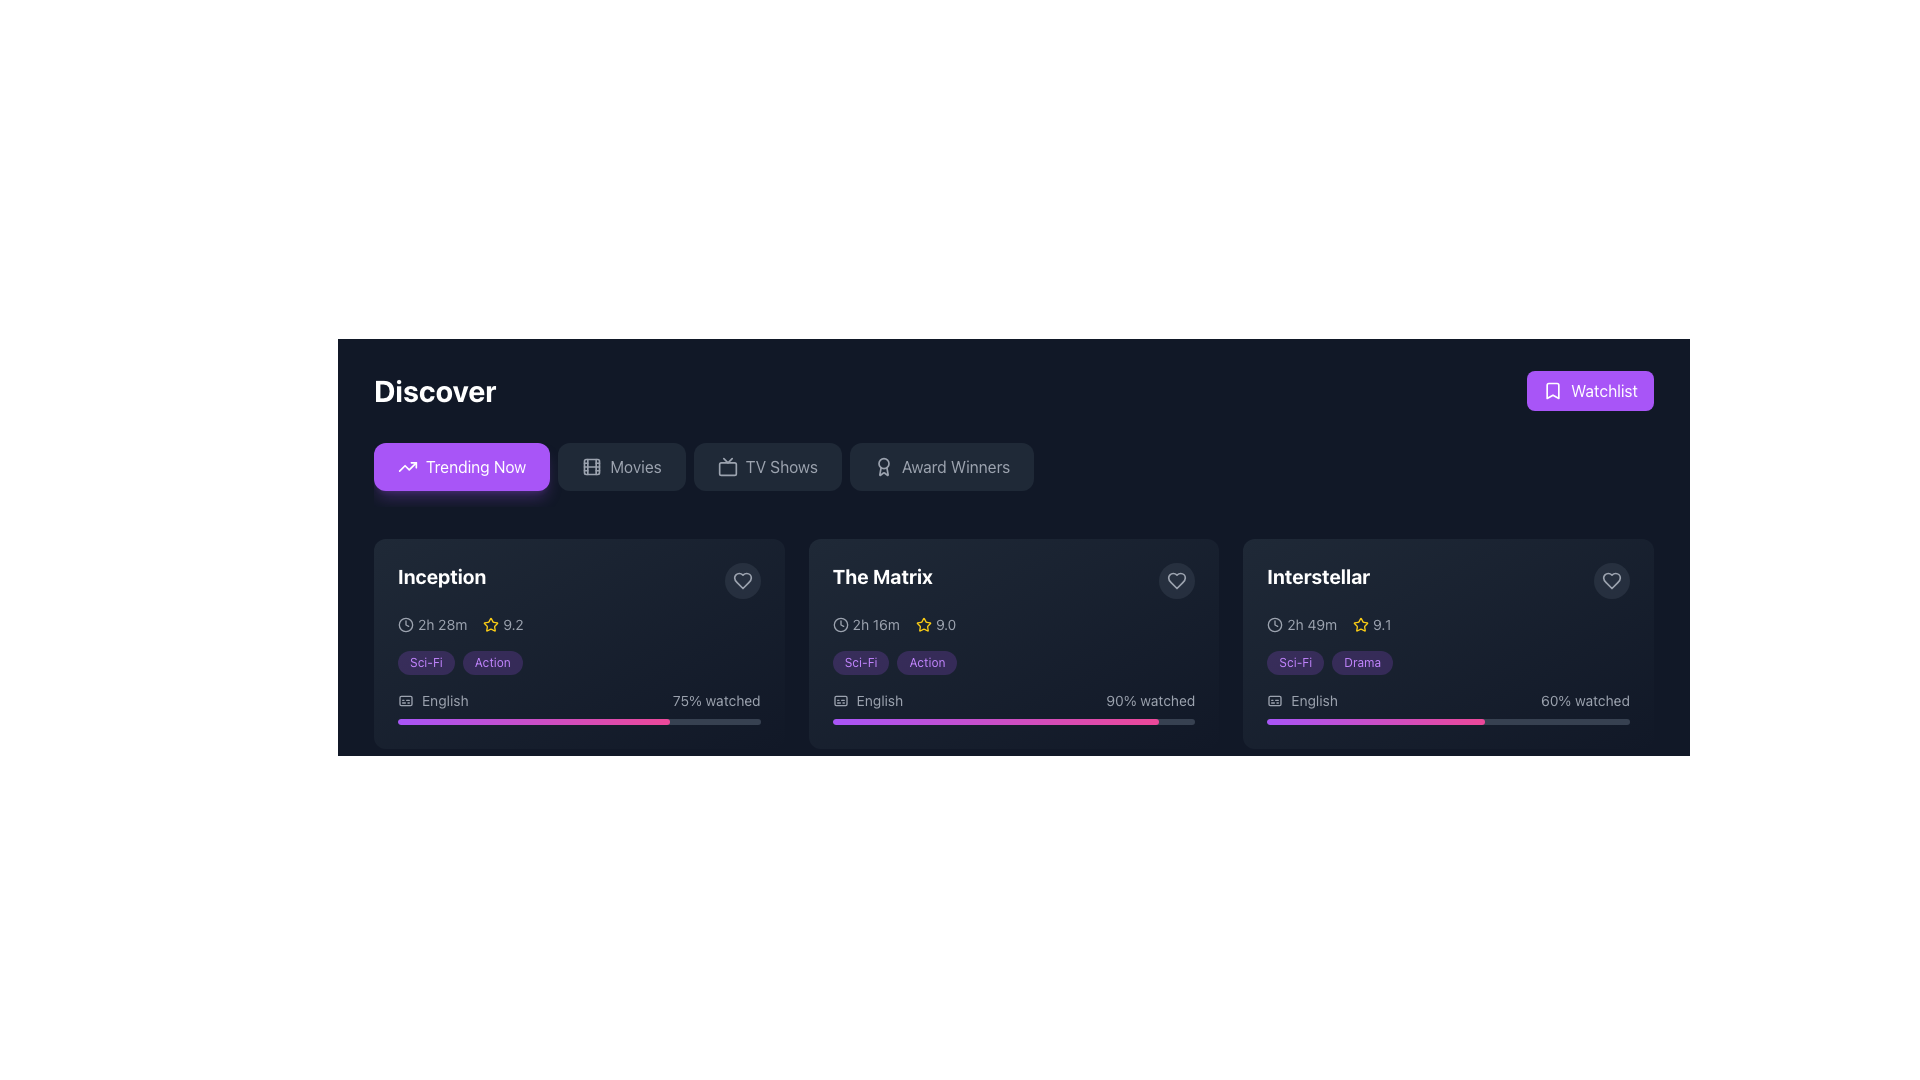  I want to click on the static text label that displays the rating score for the movie 'Inception', positioned to the right of a yellow star icon, so click(513, 623).